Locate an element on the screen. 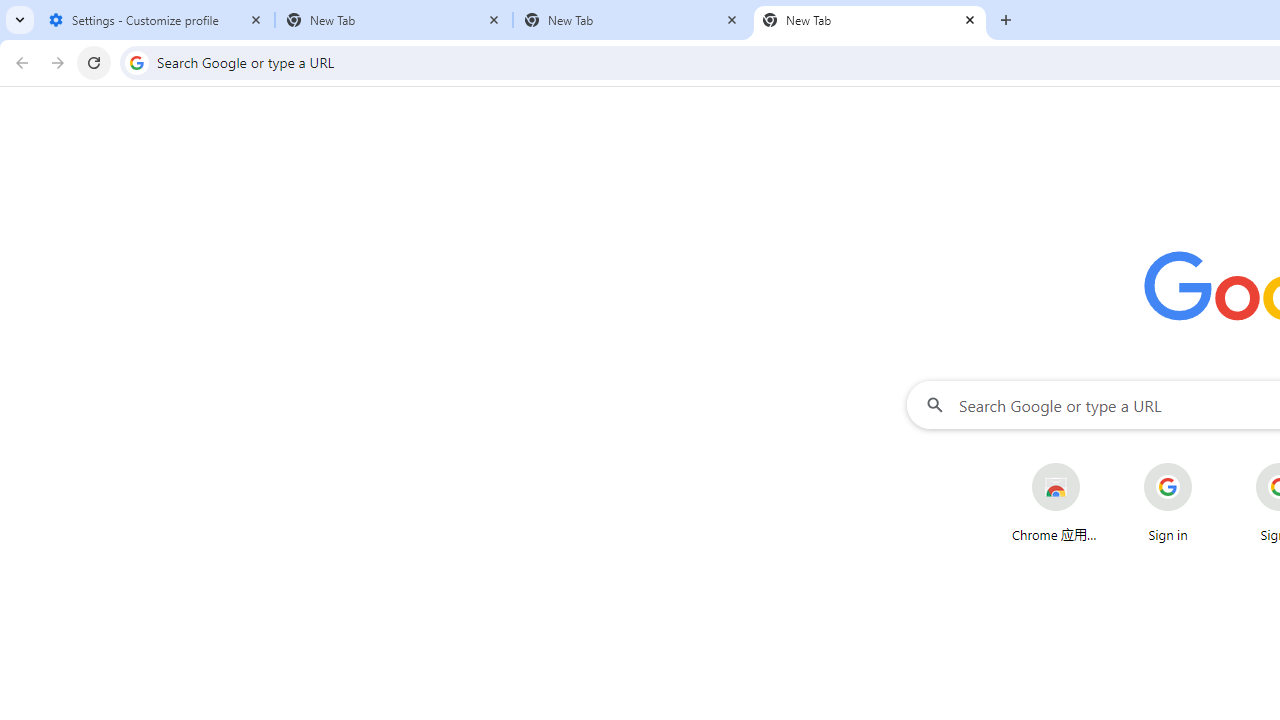 The height and width of the screenshot is (720, 1280). 'More actions for Sign in shortcut' is located at coordinates (1207, 464).